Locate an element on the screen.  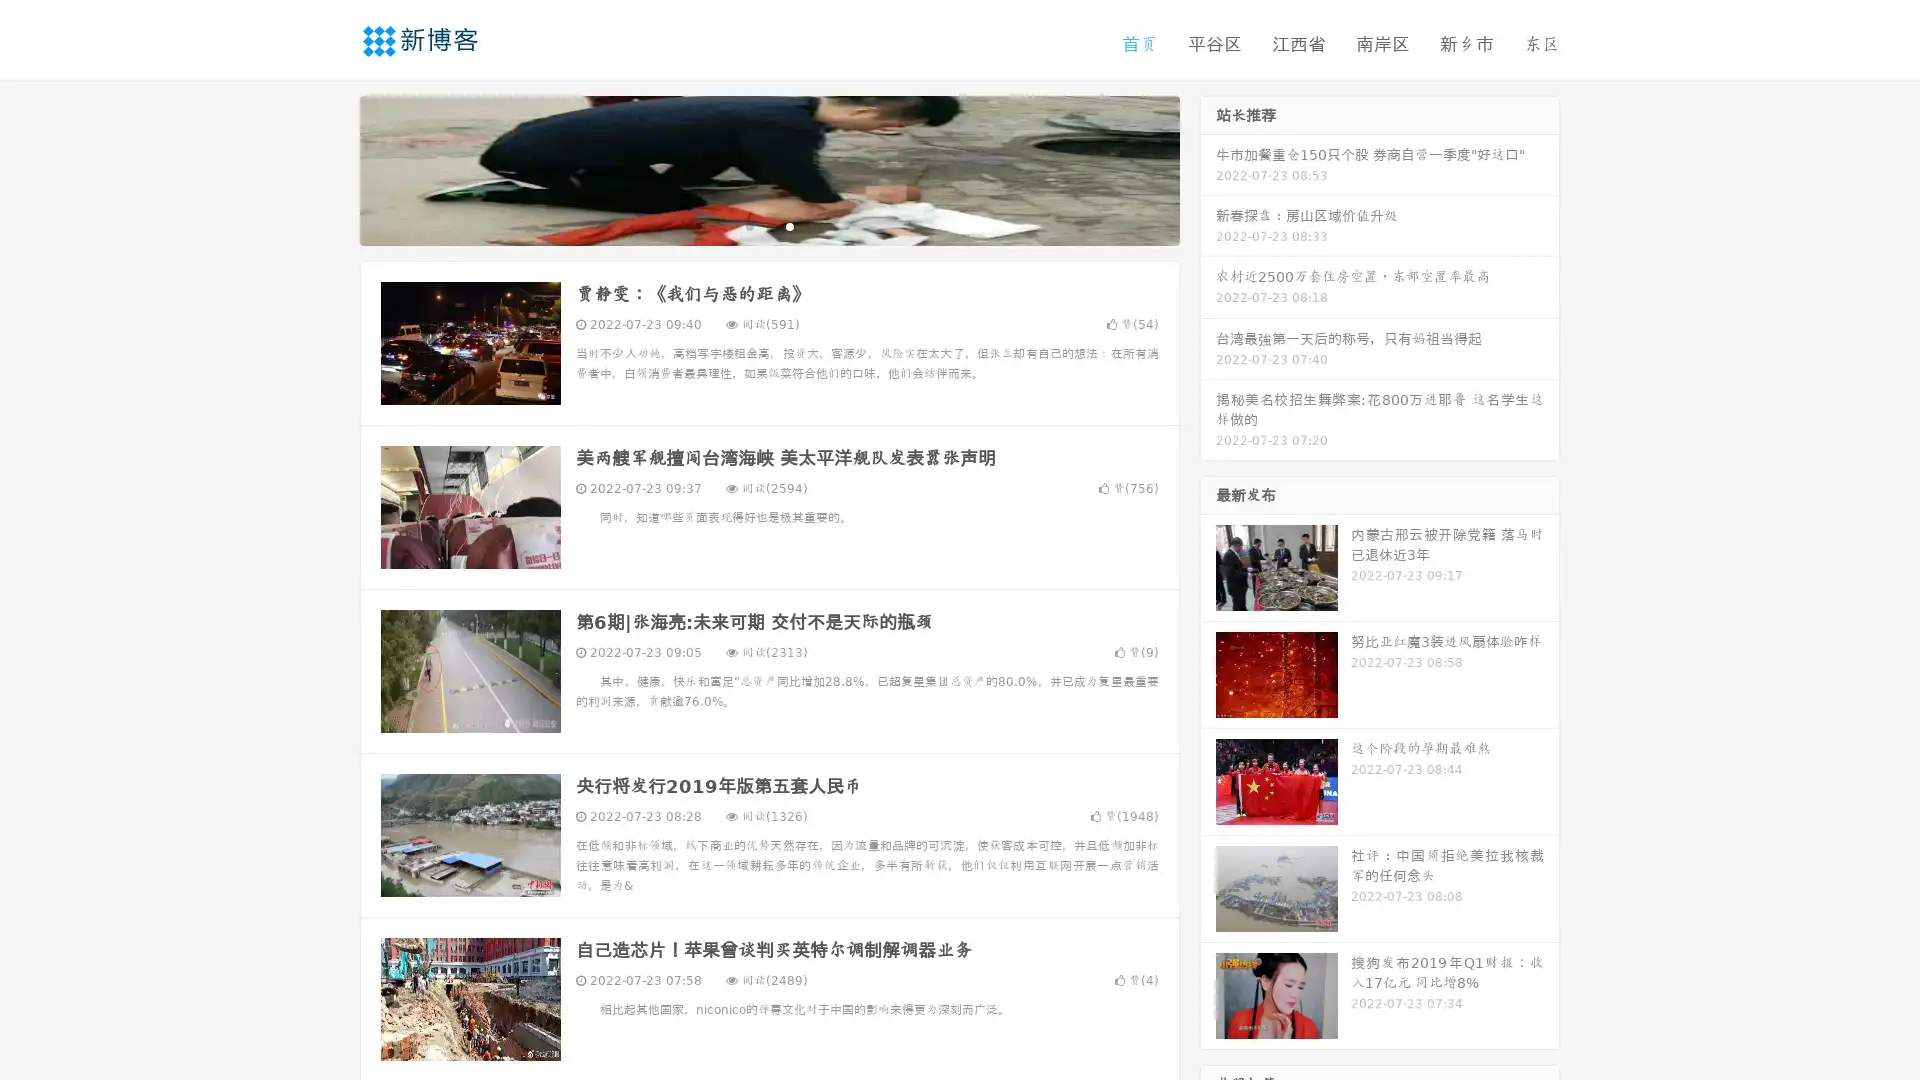
Previous slide is located at coordinates (330, 168).